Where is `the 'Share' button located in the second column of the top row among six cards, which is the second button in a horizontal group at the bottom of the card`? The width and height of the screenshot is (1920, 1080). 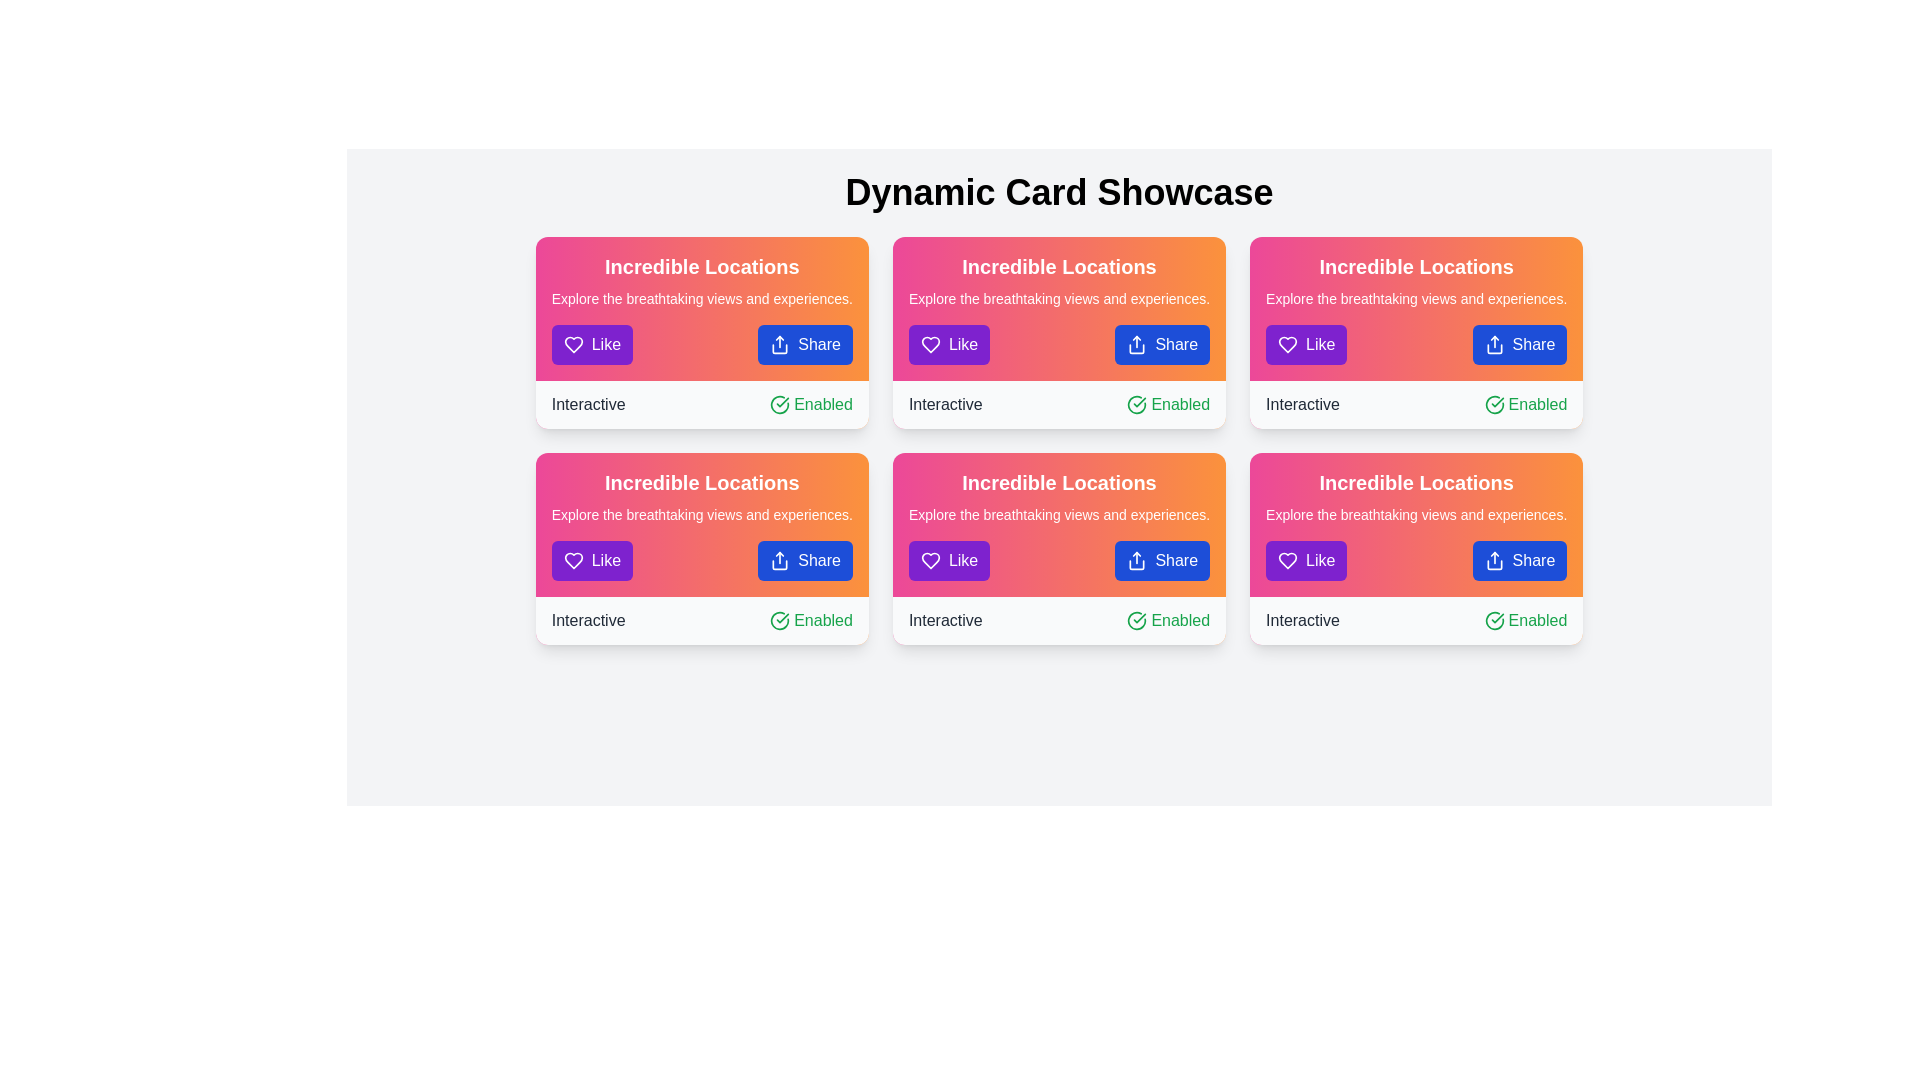
the 'Share' button located in the second column of the top row among six cards, which is the second button in a horizontal group at the bottom of the card is located at coordinates (1162, 343).